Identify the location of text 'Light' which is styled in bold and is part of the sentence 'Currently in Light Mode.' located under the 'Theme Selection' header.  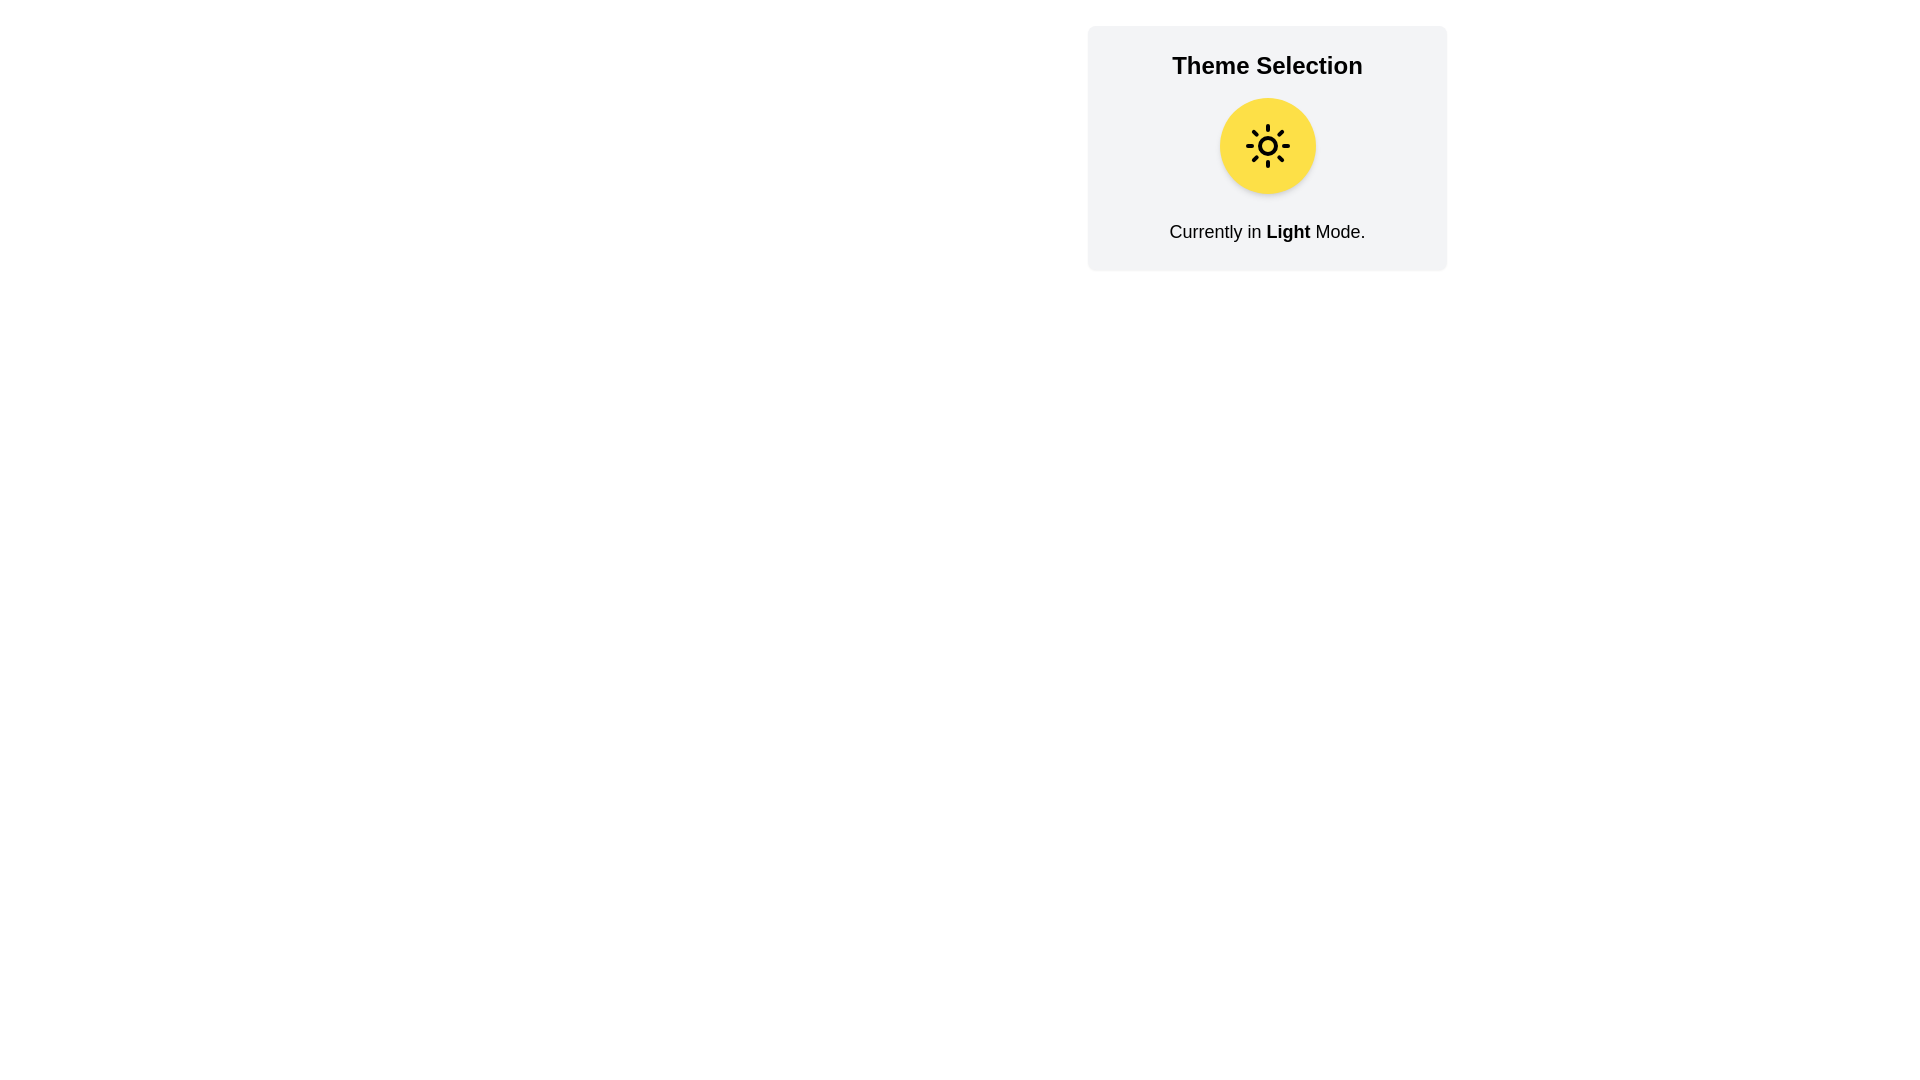
(1288, 230).